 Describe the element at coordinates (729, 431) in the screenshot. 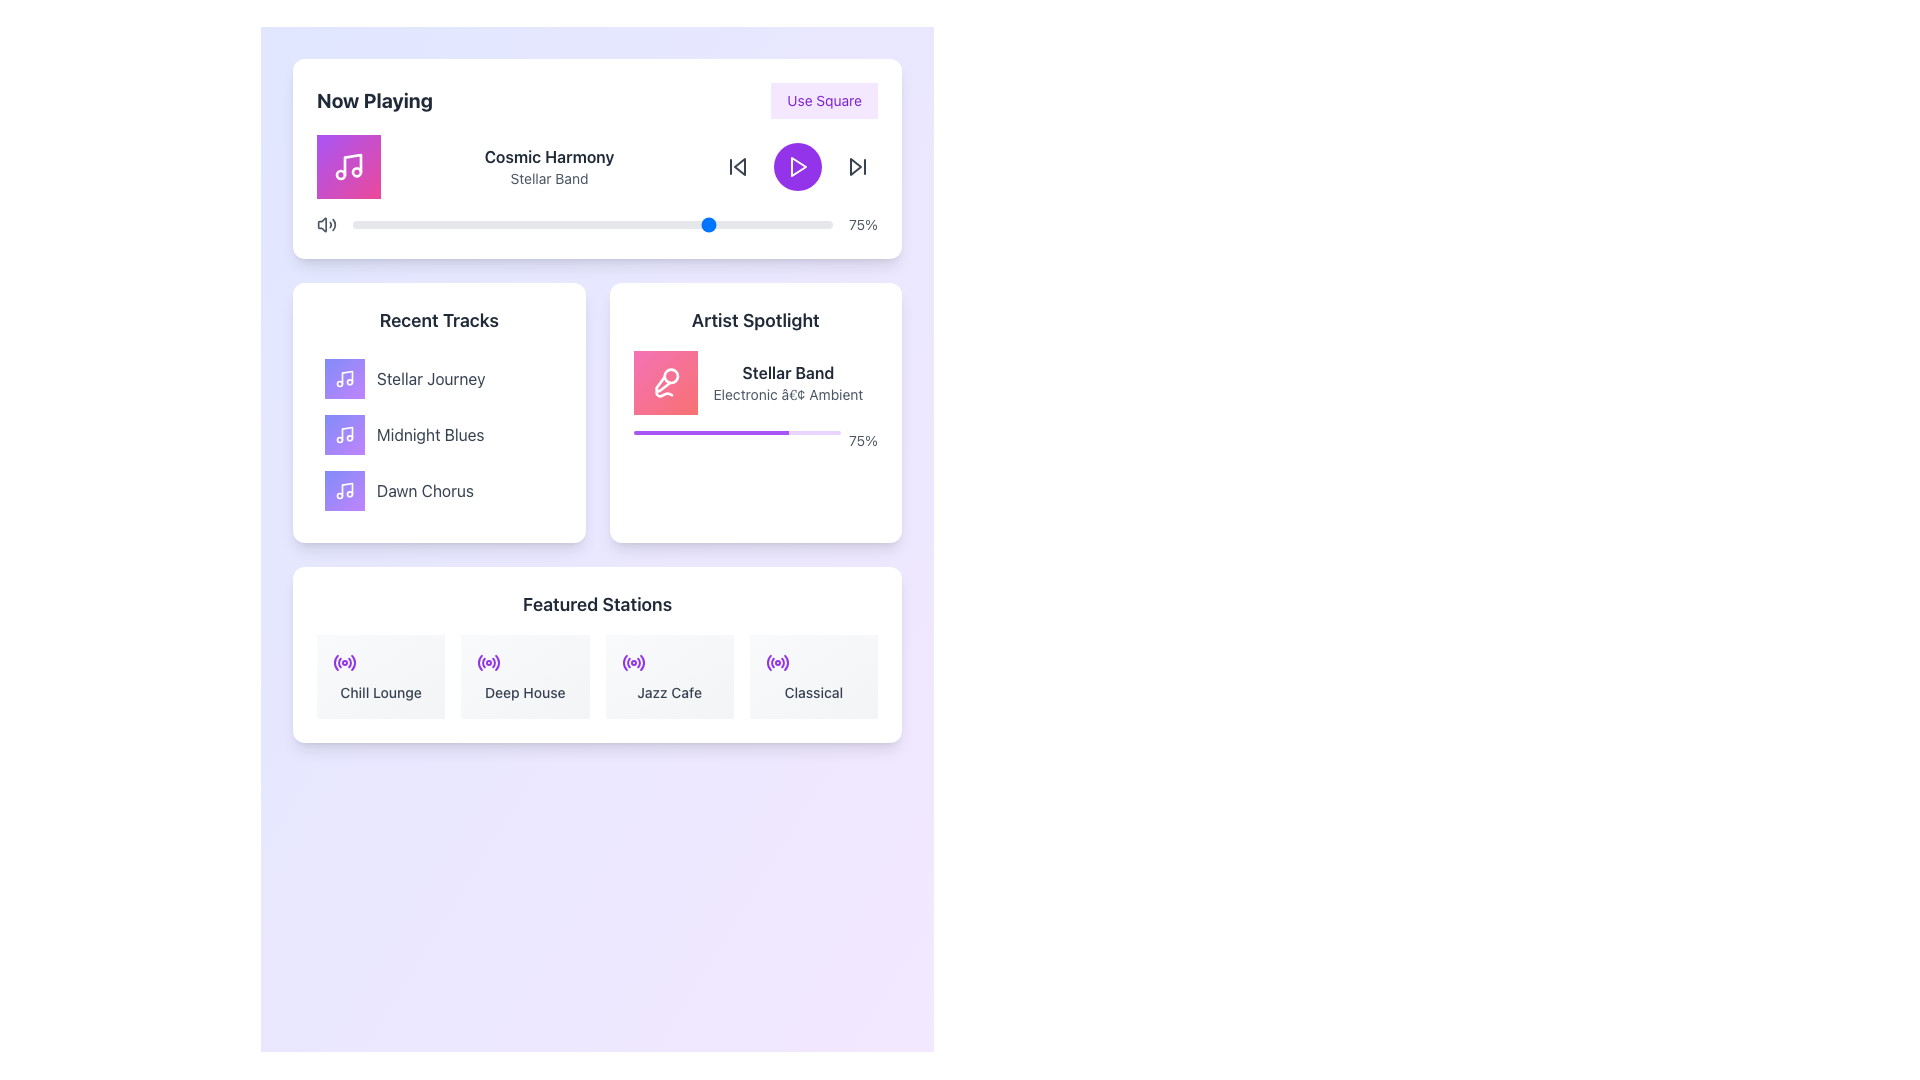

I see `progress` at that location.